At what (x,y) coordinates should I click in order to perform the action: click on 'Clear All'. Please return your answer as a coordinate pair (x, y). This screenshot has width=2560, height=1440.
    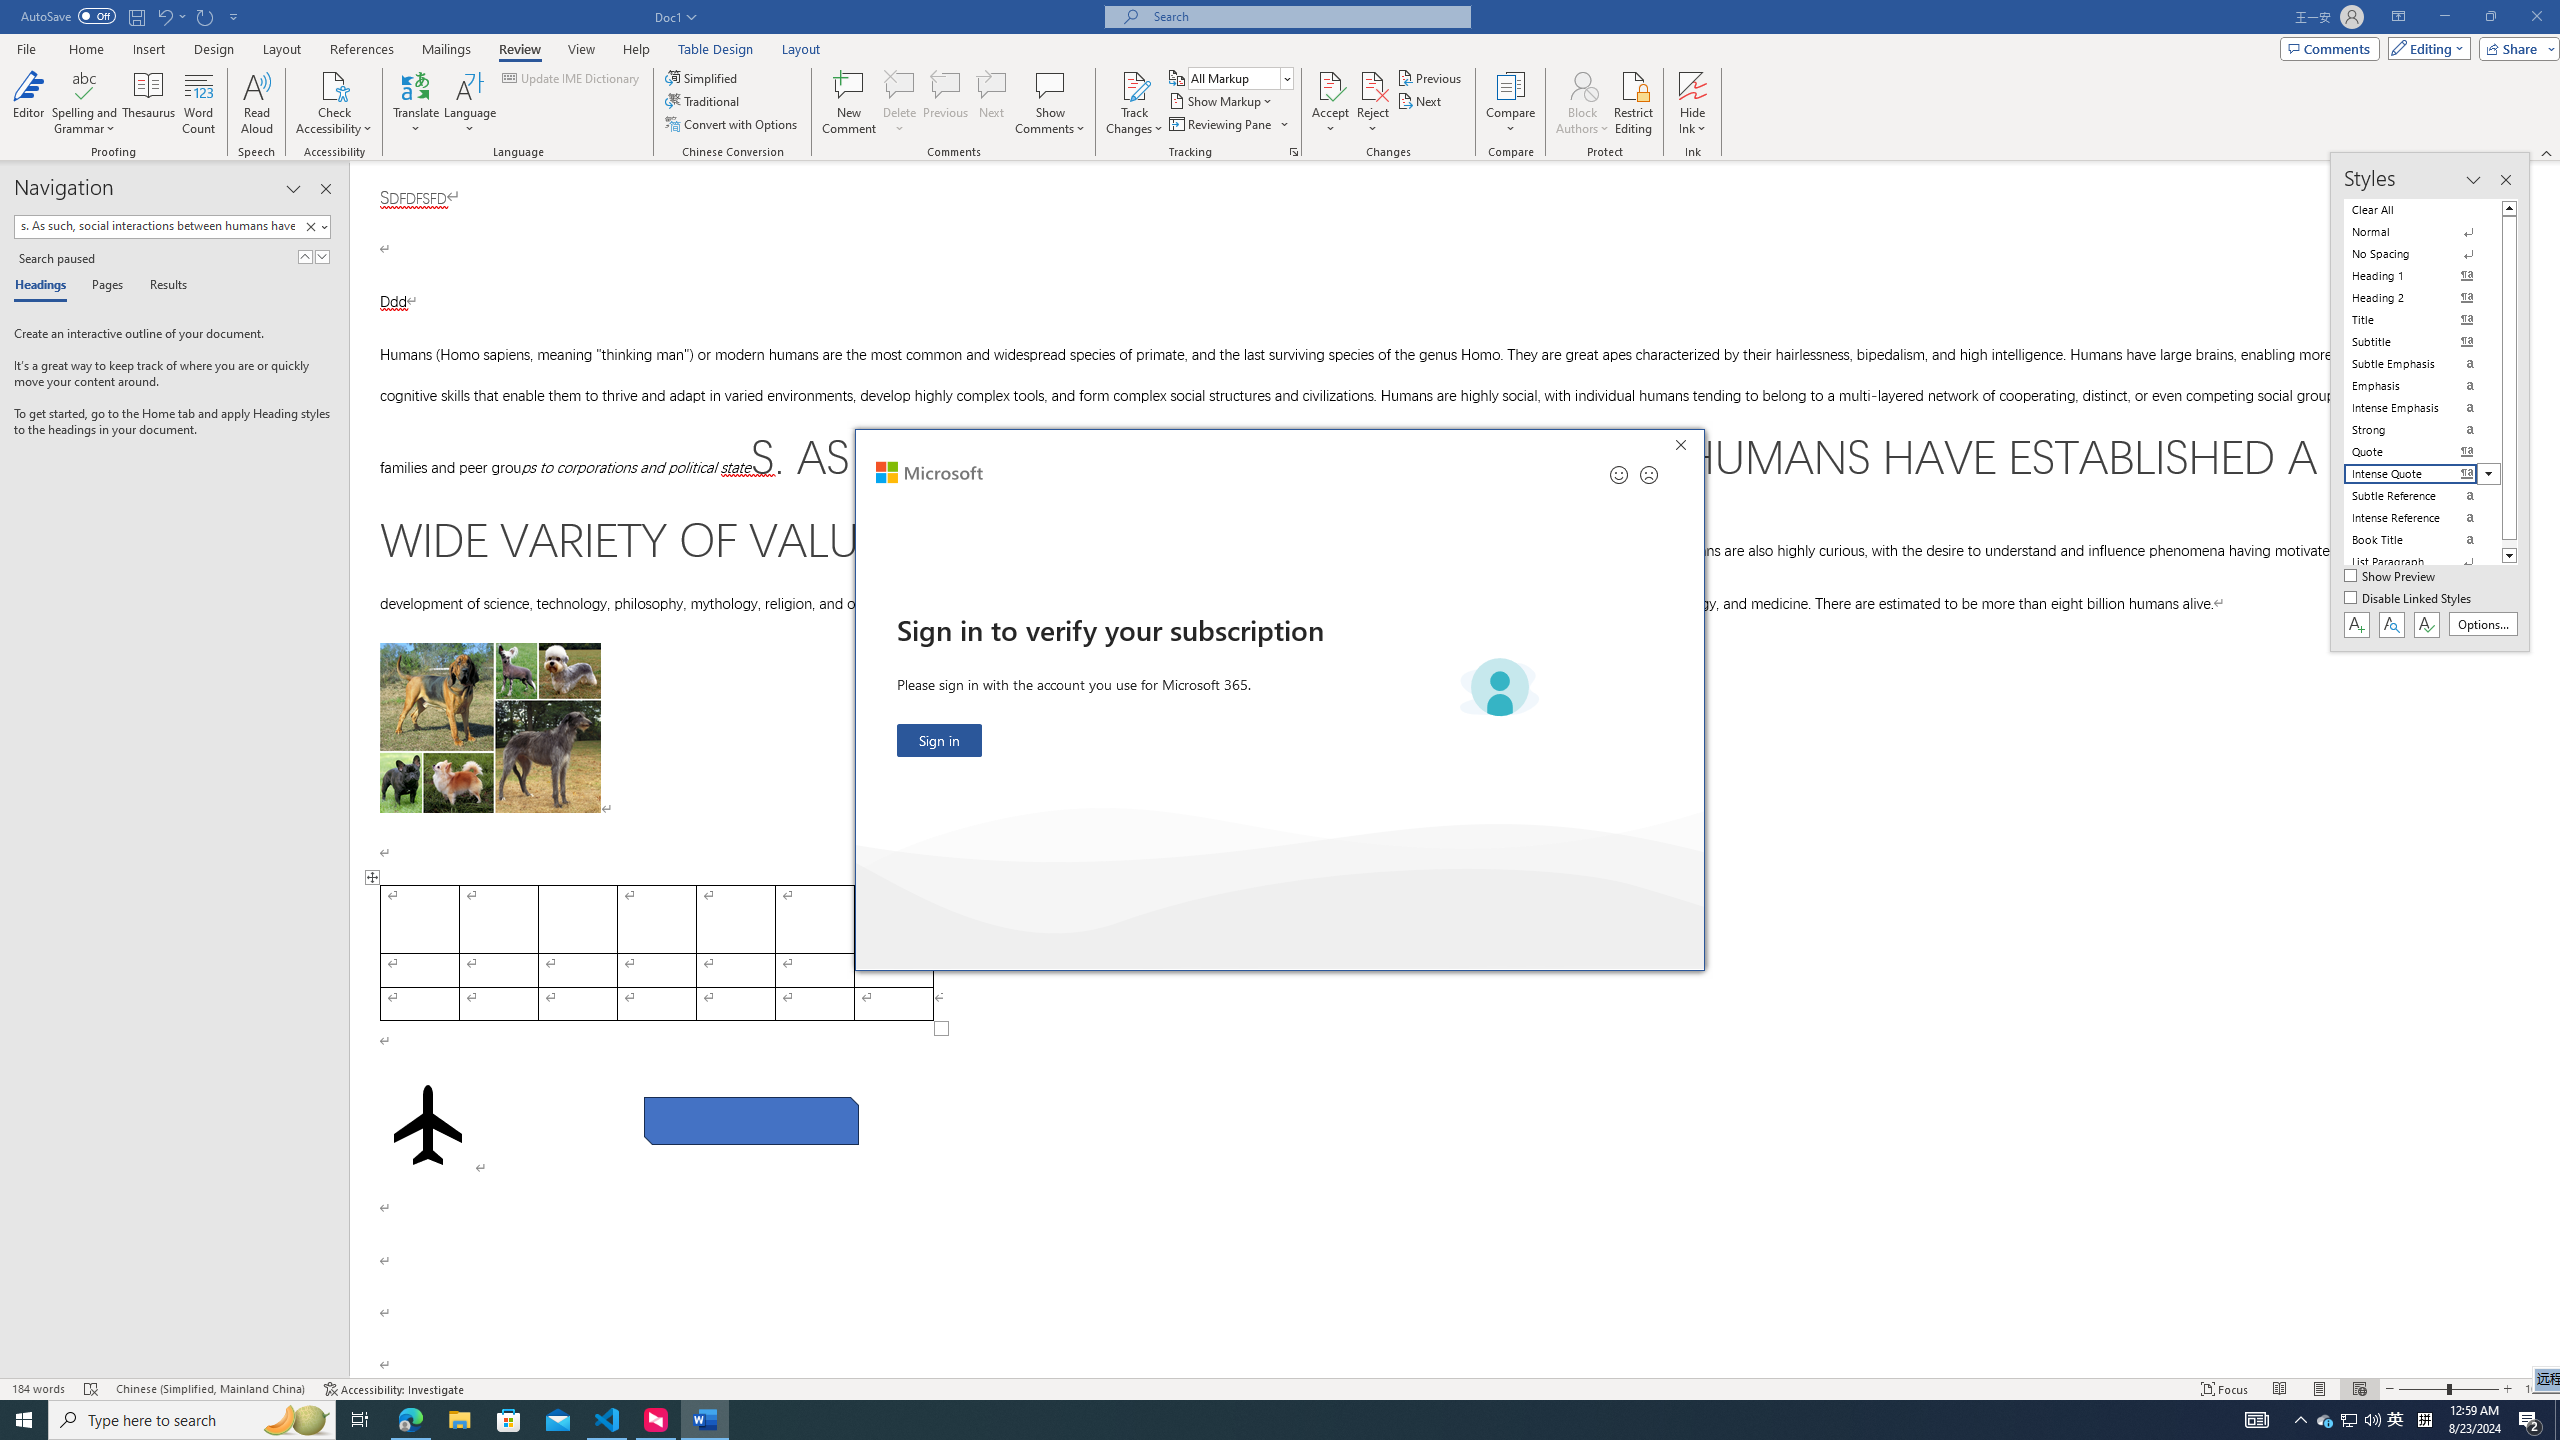
    Looking at the image, I should click on (2422, 208).